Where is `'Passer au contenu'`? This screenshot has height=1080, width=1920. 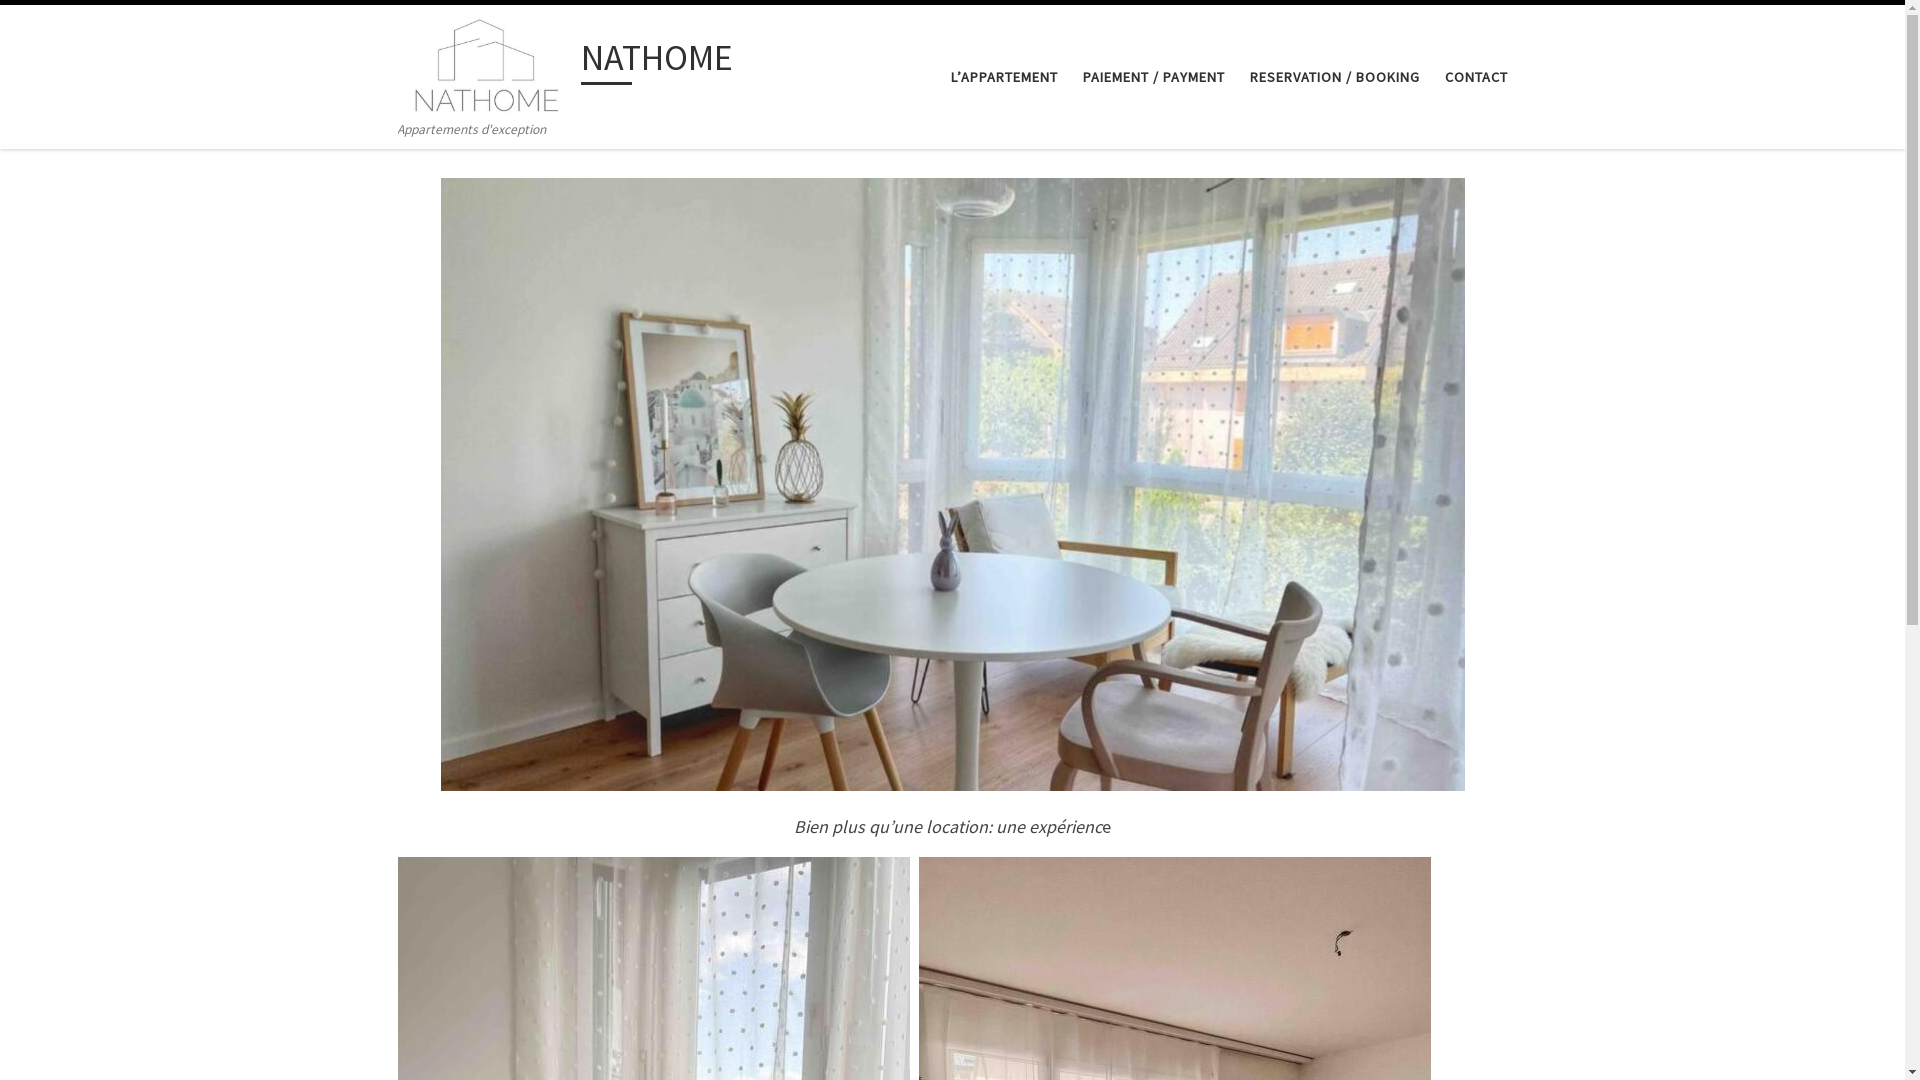
'Passer au contenu' is located at coordinates (84, 27).